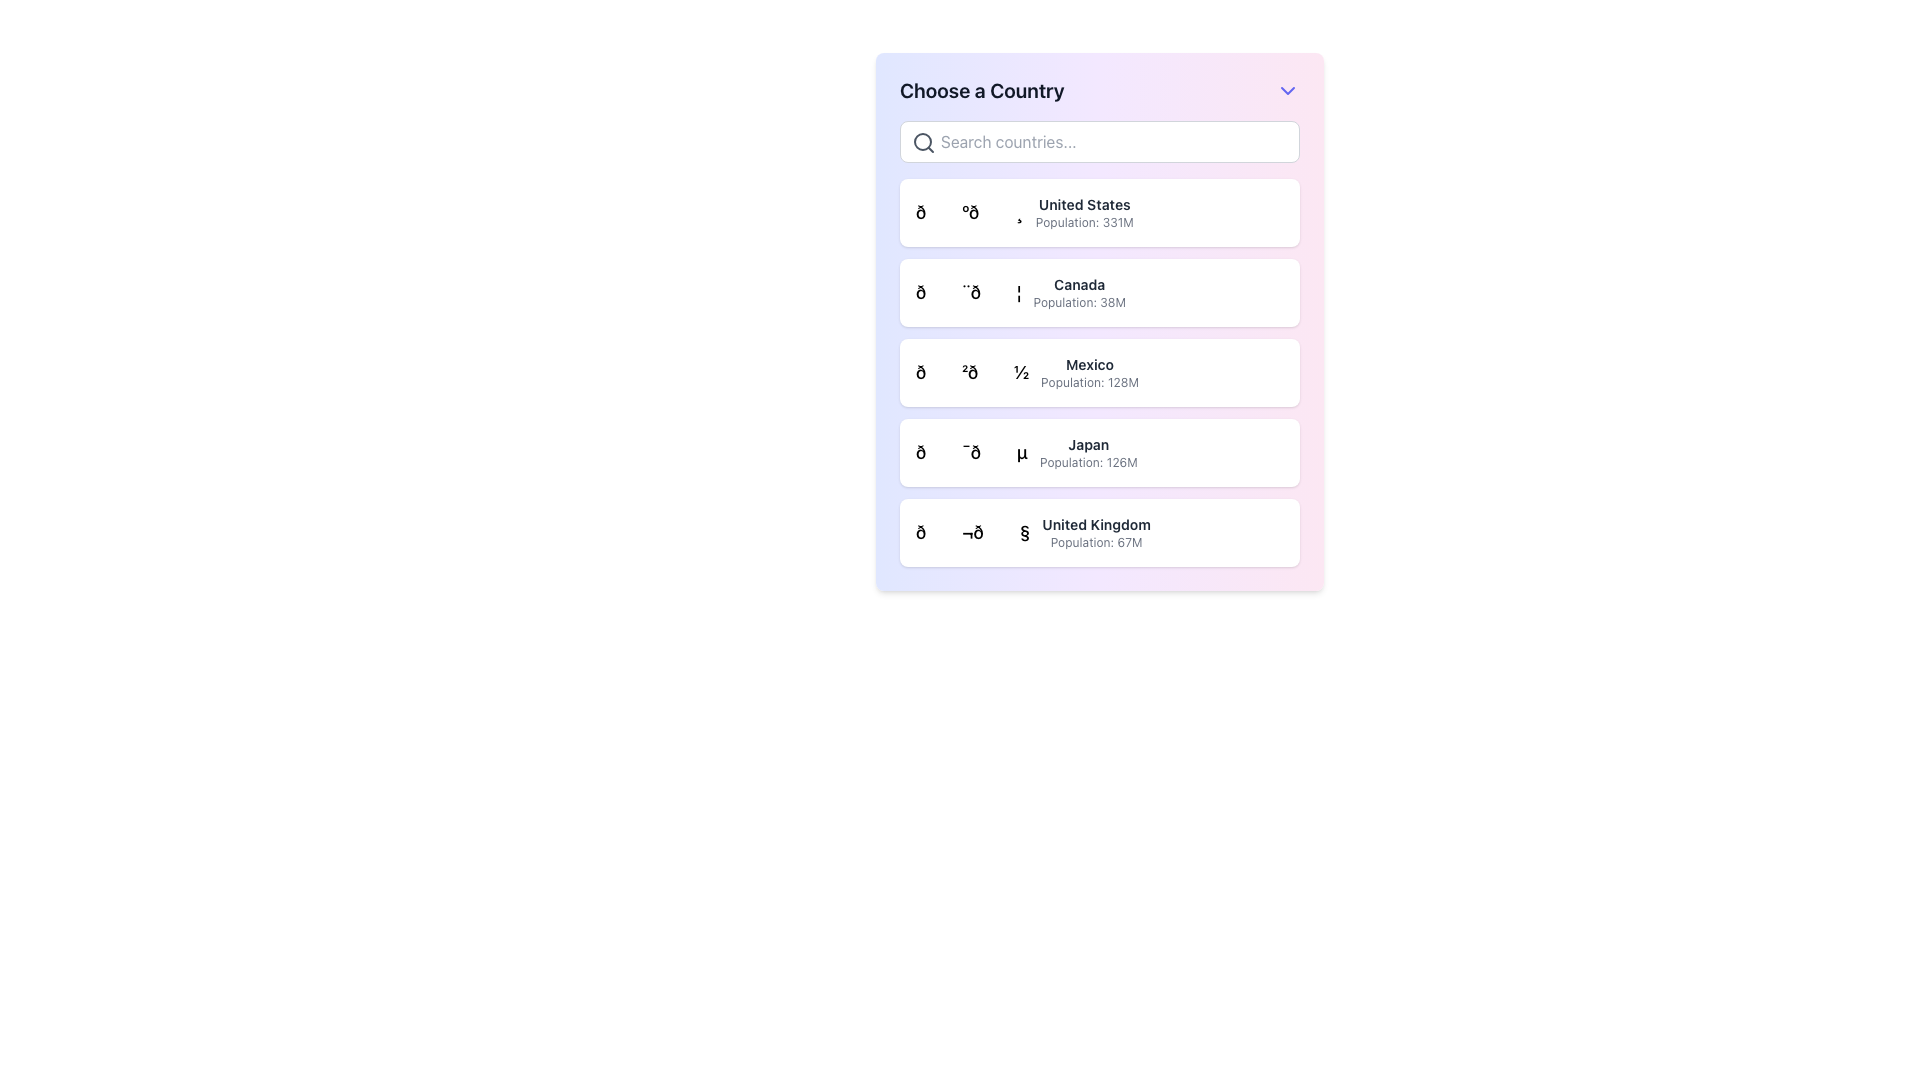  What do you see at coordinates (923, 141) in the screenshot?
I see `the search icon that indicates the search functionality, located to the left of the text input area` at bounding box center [923, 141].